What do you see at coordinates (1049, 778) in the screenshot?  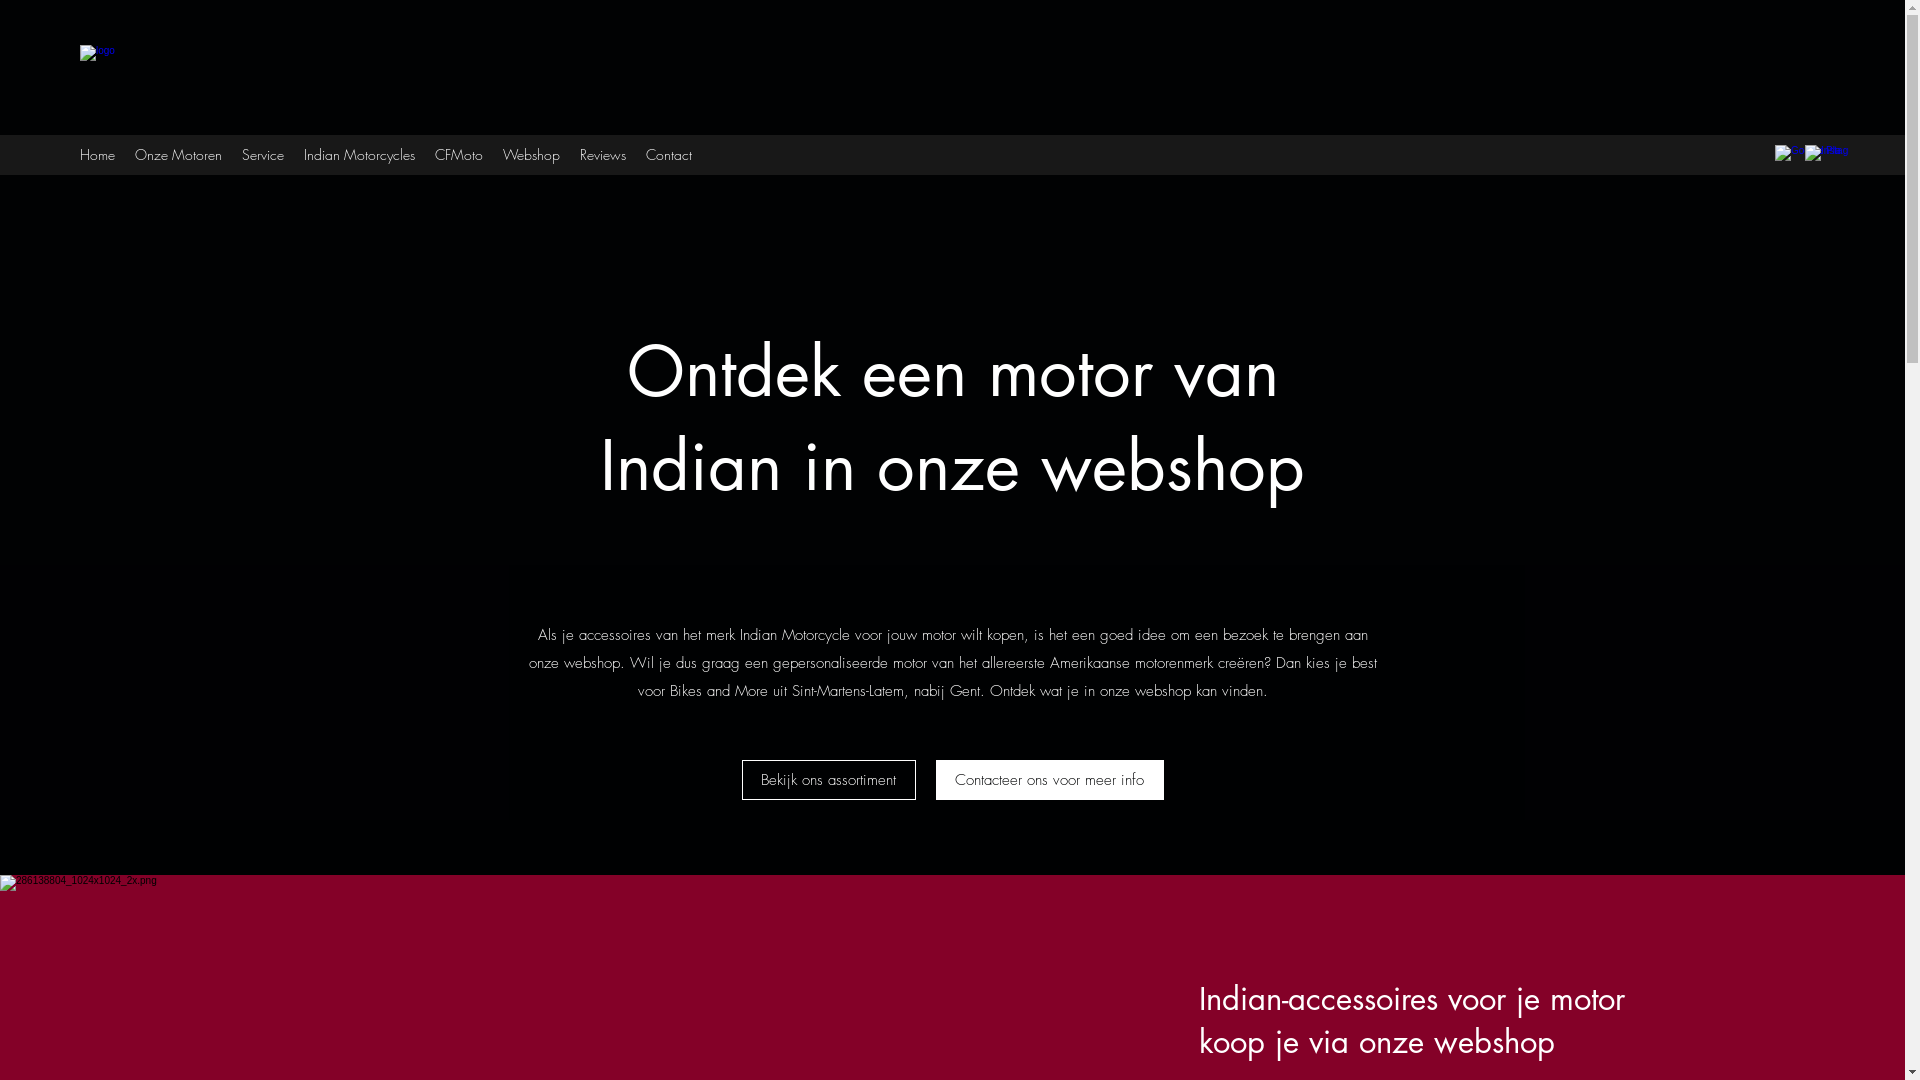 I see `'Contacteer ons voor meer info'` at bounding box center [1049, 778].